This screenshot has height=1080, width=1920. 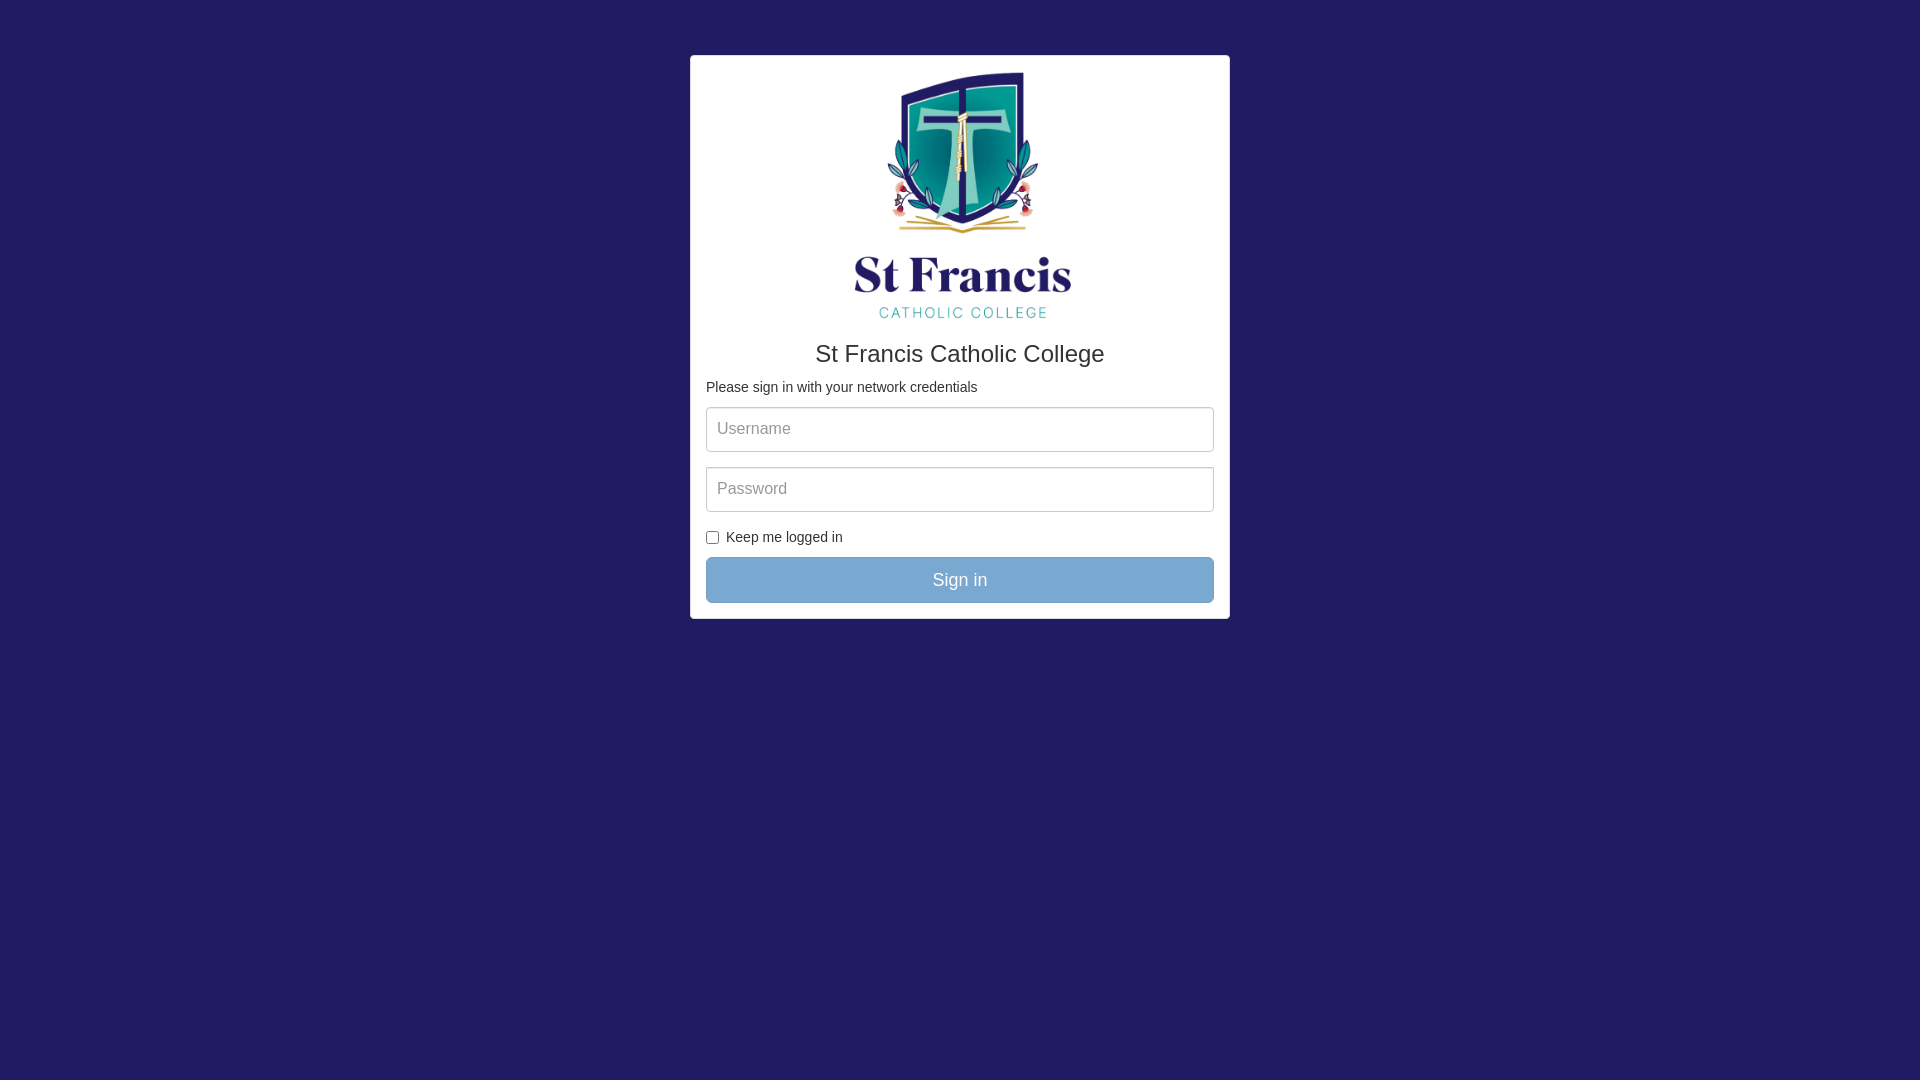 I want to click on 'Sign in', so click(x=960, y=579).